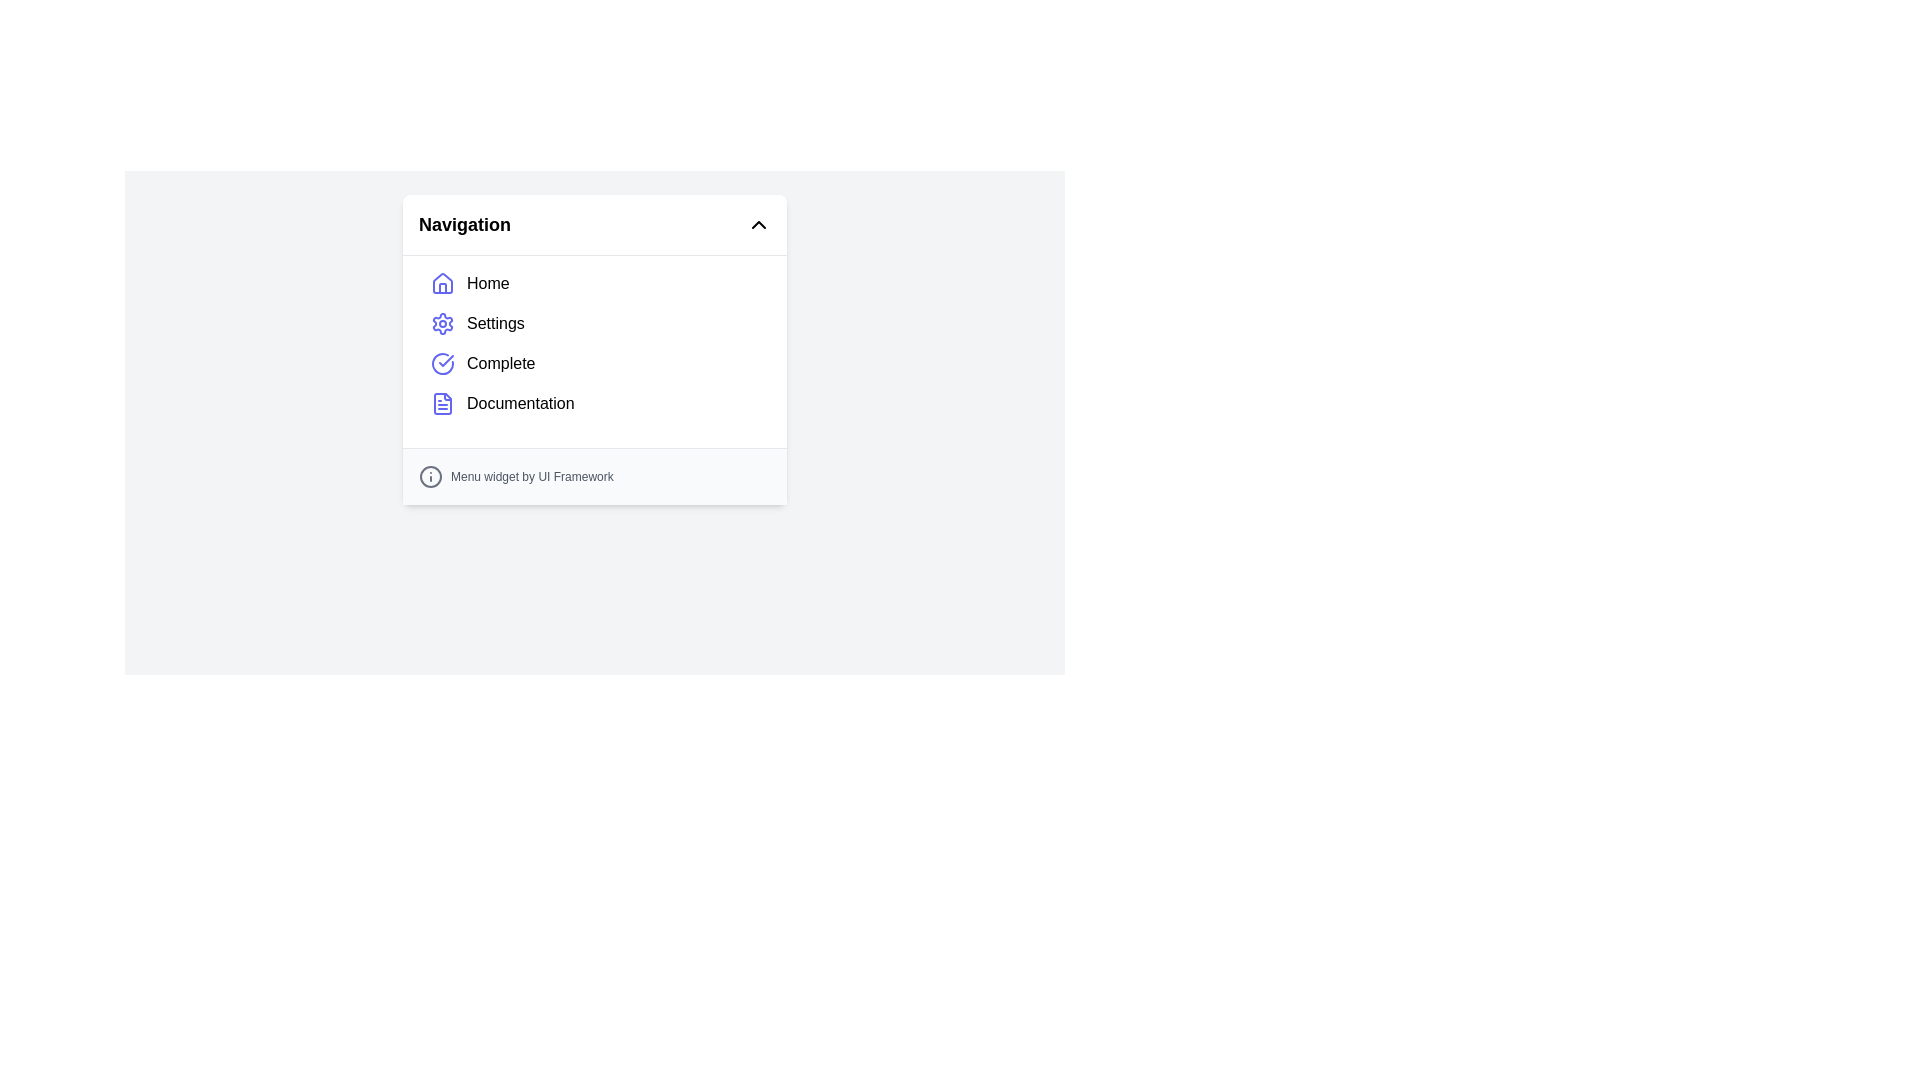 The height and width of the screenshot is (1080, 1920). What do you see at coordinates (520, 404) in the screenshot?
I see `the fourth menu item in the vertical list` at bounding box center [520, 404].